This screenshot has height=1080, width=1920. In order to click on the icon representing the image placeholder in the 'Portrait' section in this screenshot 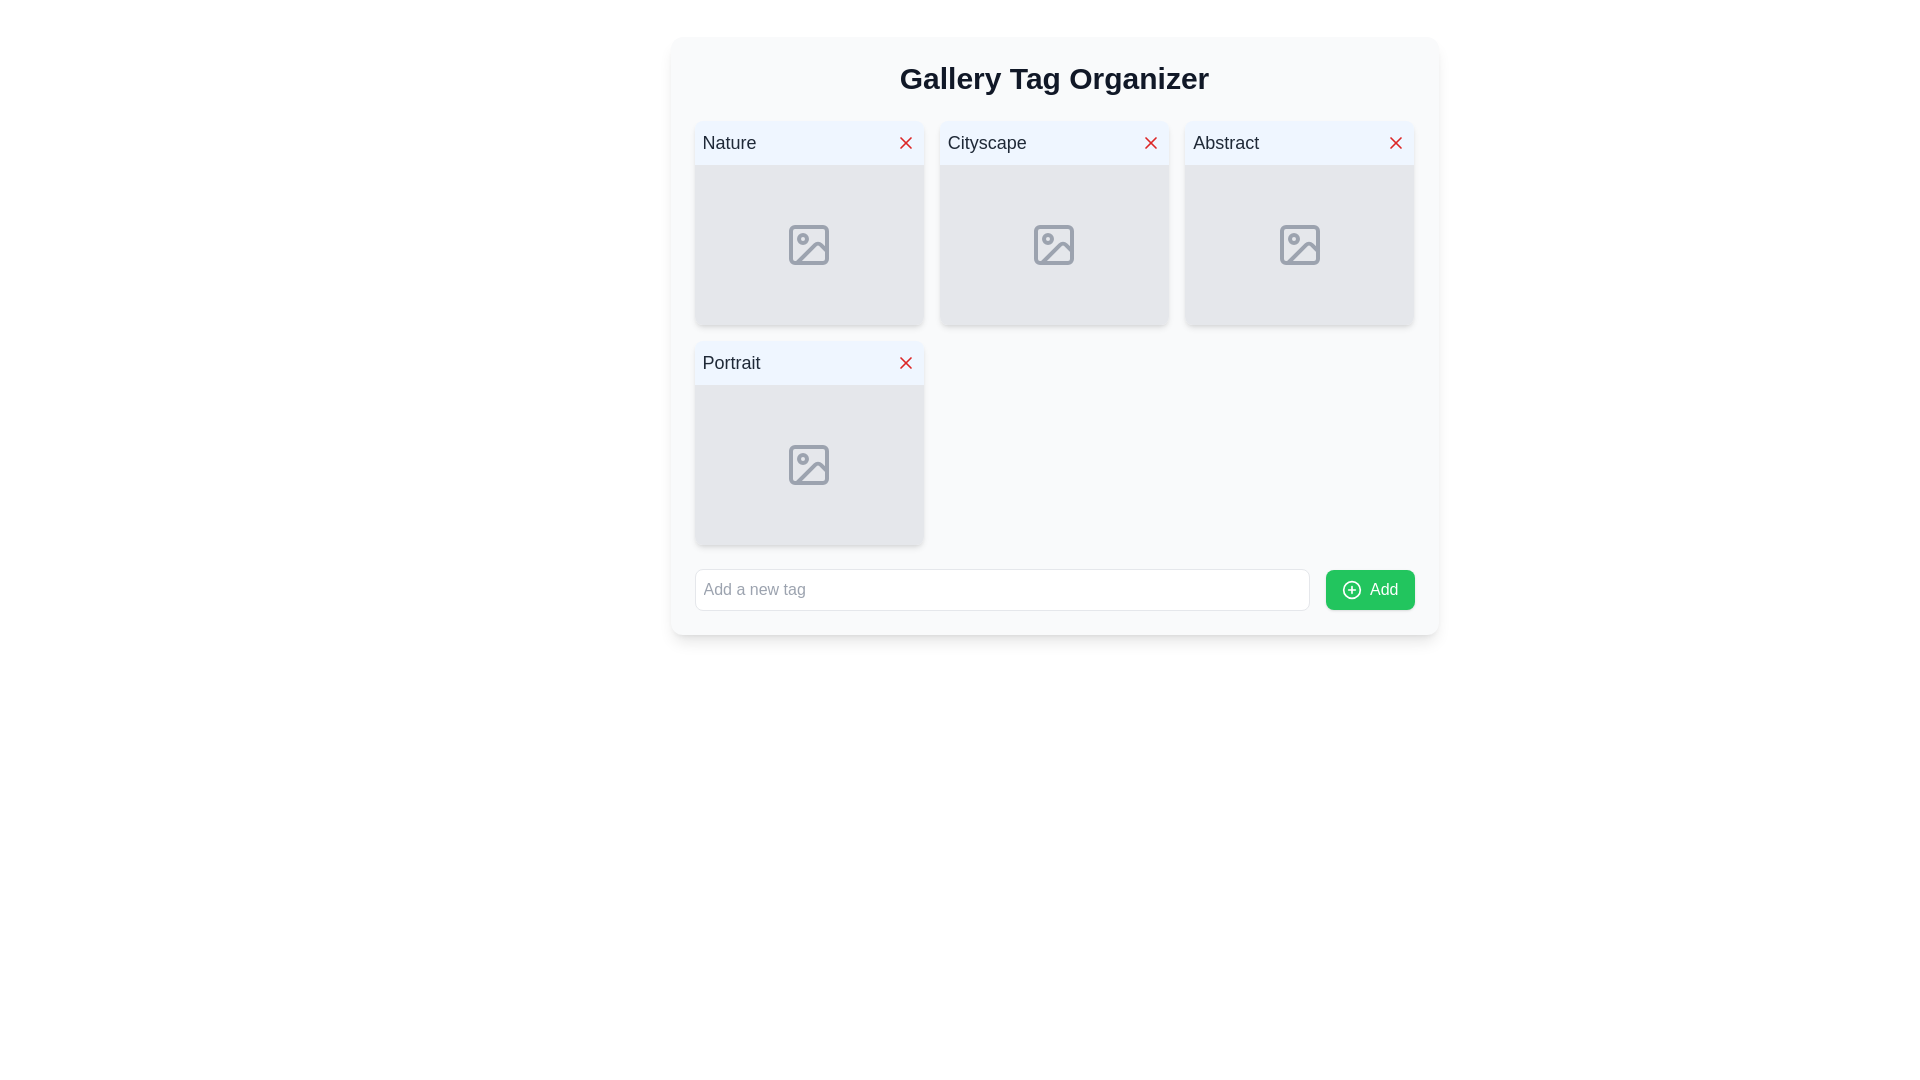, I will do `click(809, 465)`.